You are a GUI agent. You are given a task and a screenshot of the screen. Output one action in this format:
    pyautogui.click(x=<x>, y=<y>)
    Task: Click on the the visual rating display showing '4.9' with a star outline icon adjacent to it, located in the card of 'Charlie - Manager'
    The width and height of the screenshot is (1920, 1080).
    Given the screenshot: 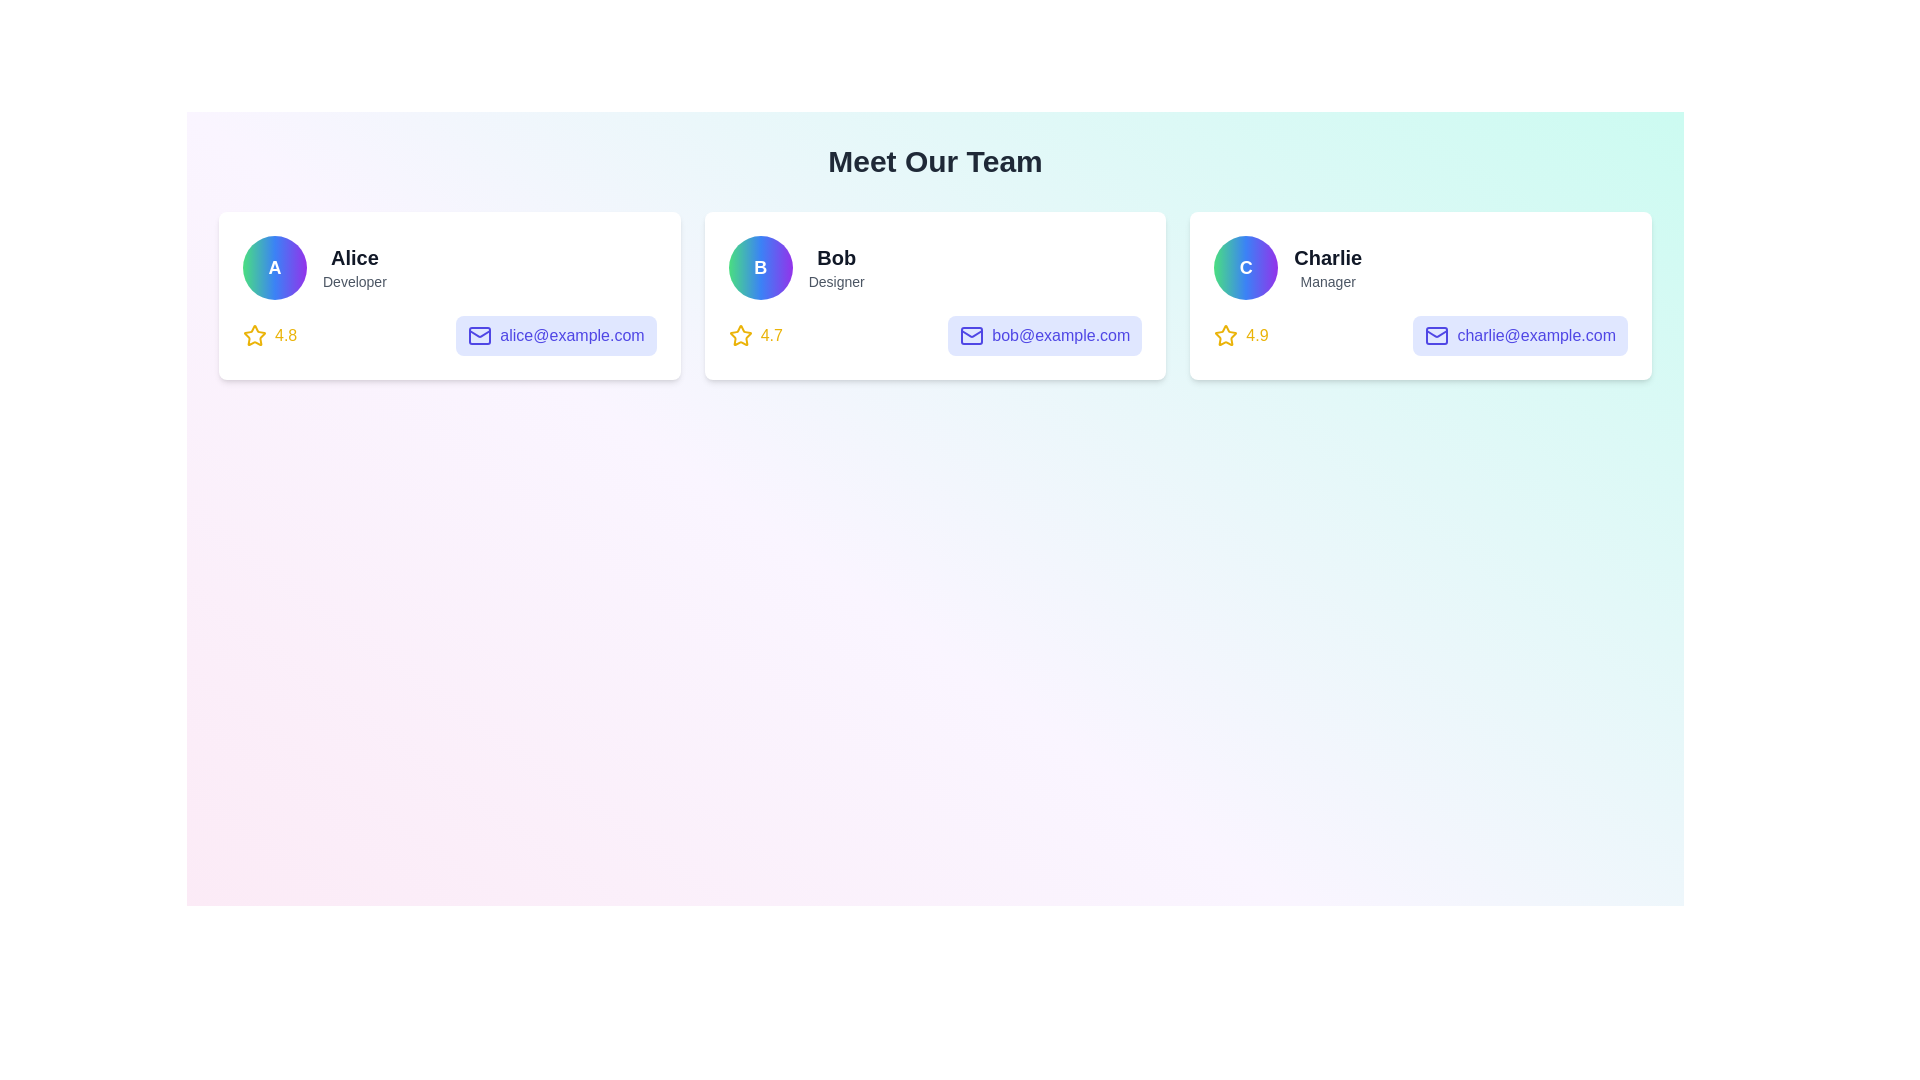 What is the action you would take?
    pyautogui.click(x=1240, y=334)
    